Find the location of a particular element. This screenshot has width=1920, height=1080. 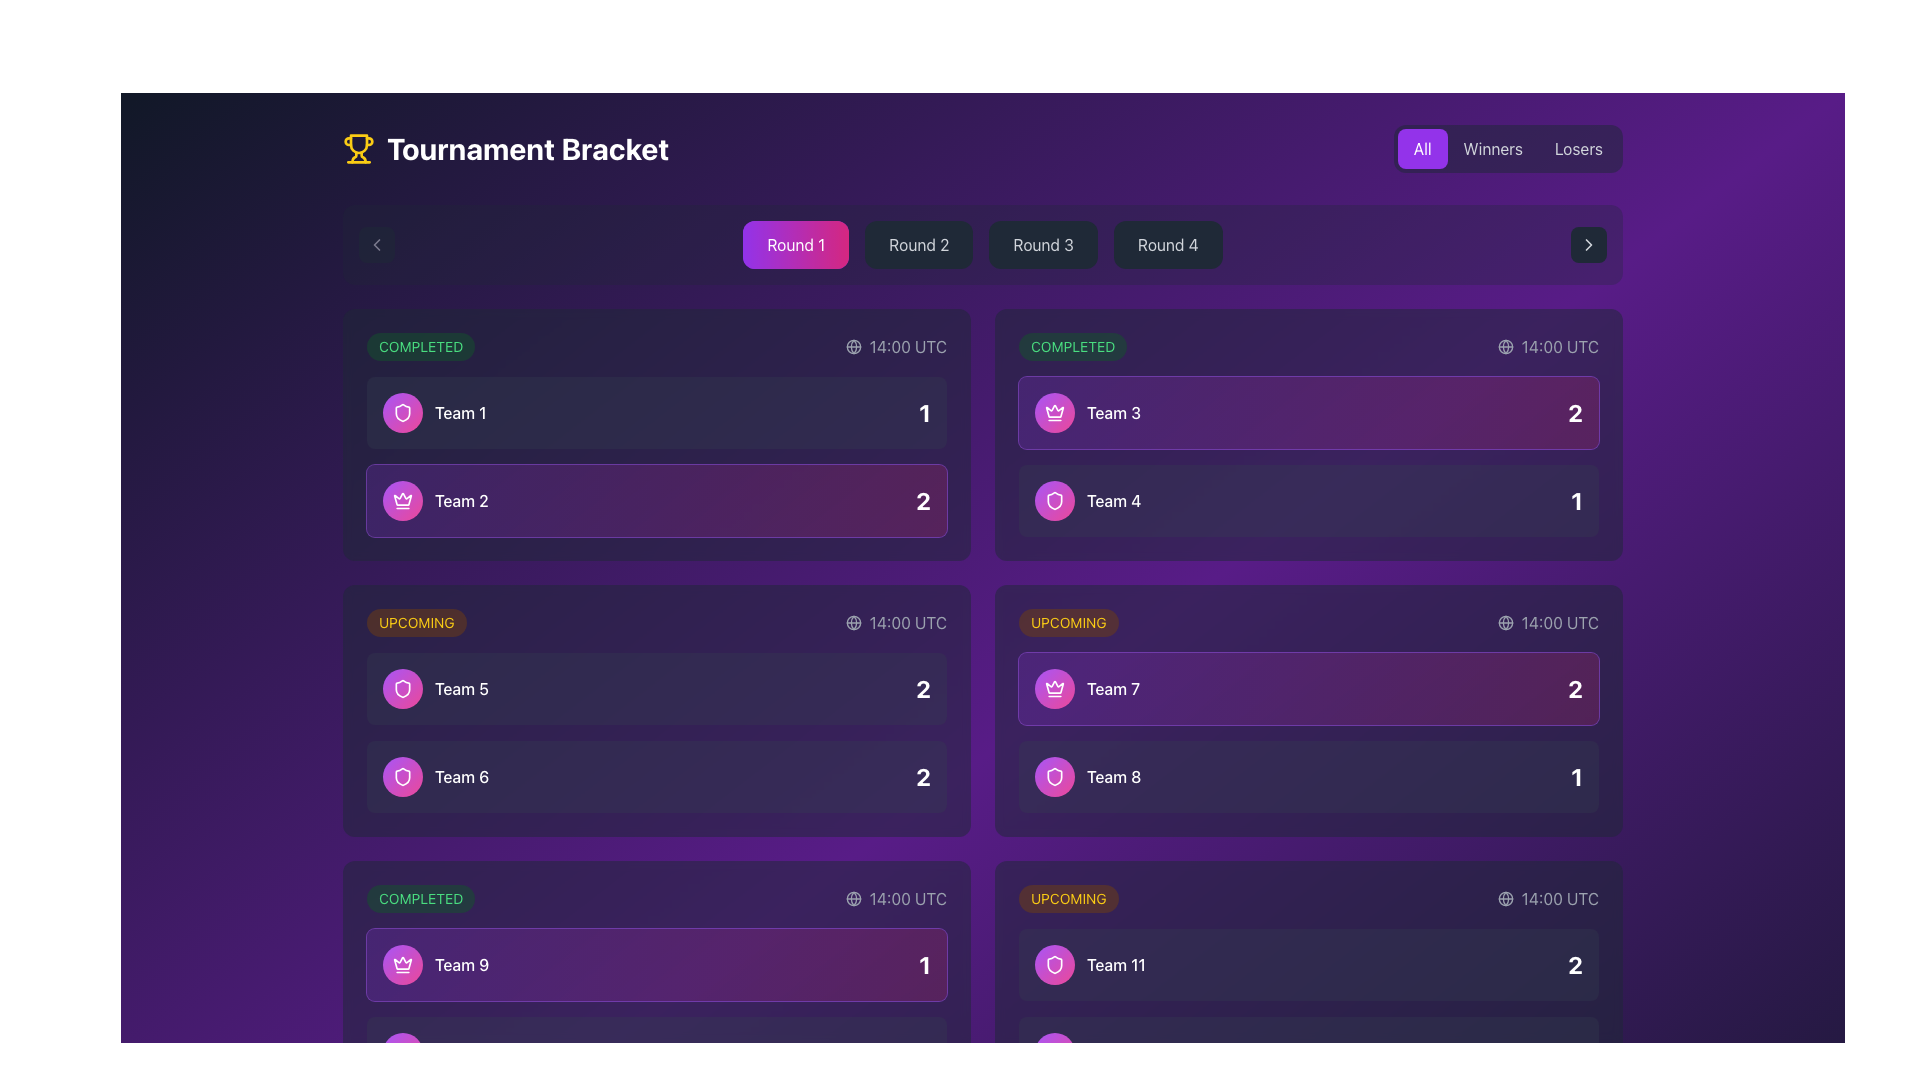

the chevron icon located on the right side of the horizontal panel containing filter options, which serves as a navigation trigger is located at coordinates (1587, 244).